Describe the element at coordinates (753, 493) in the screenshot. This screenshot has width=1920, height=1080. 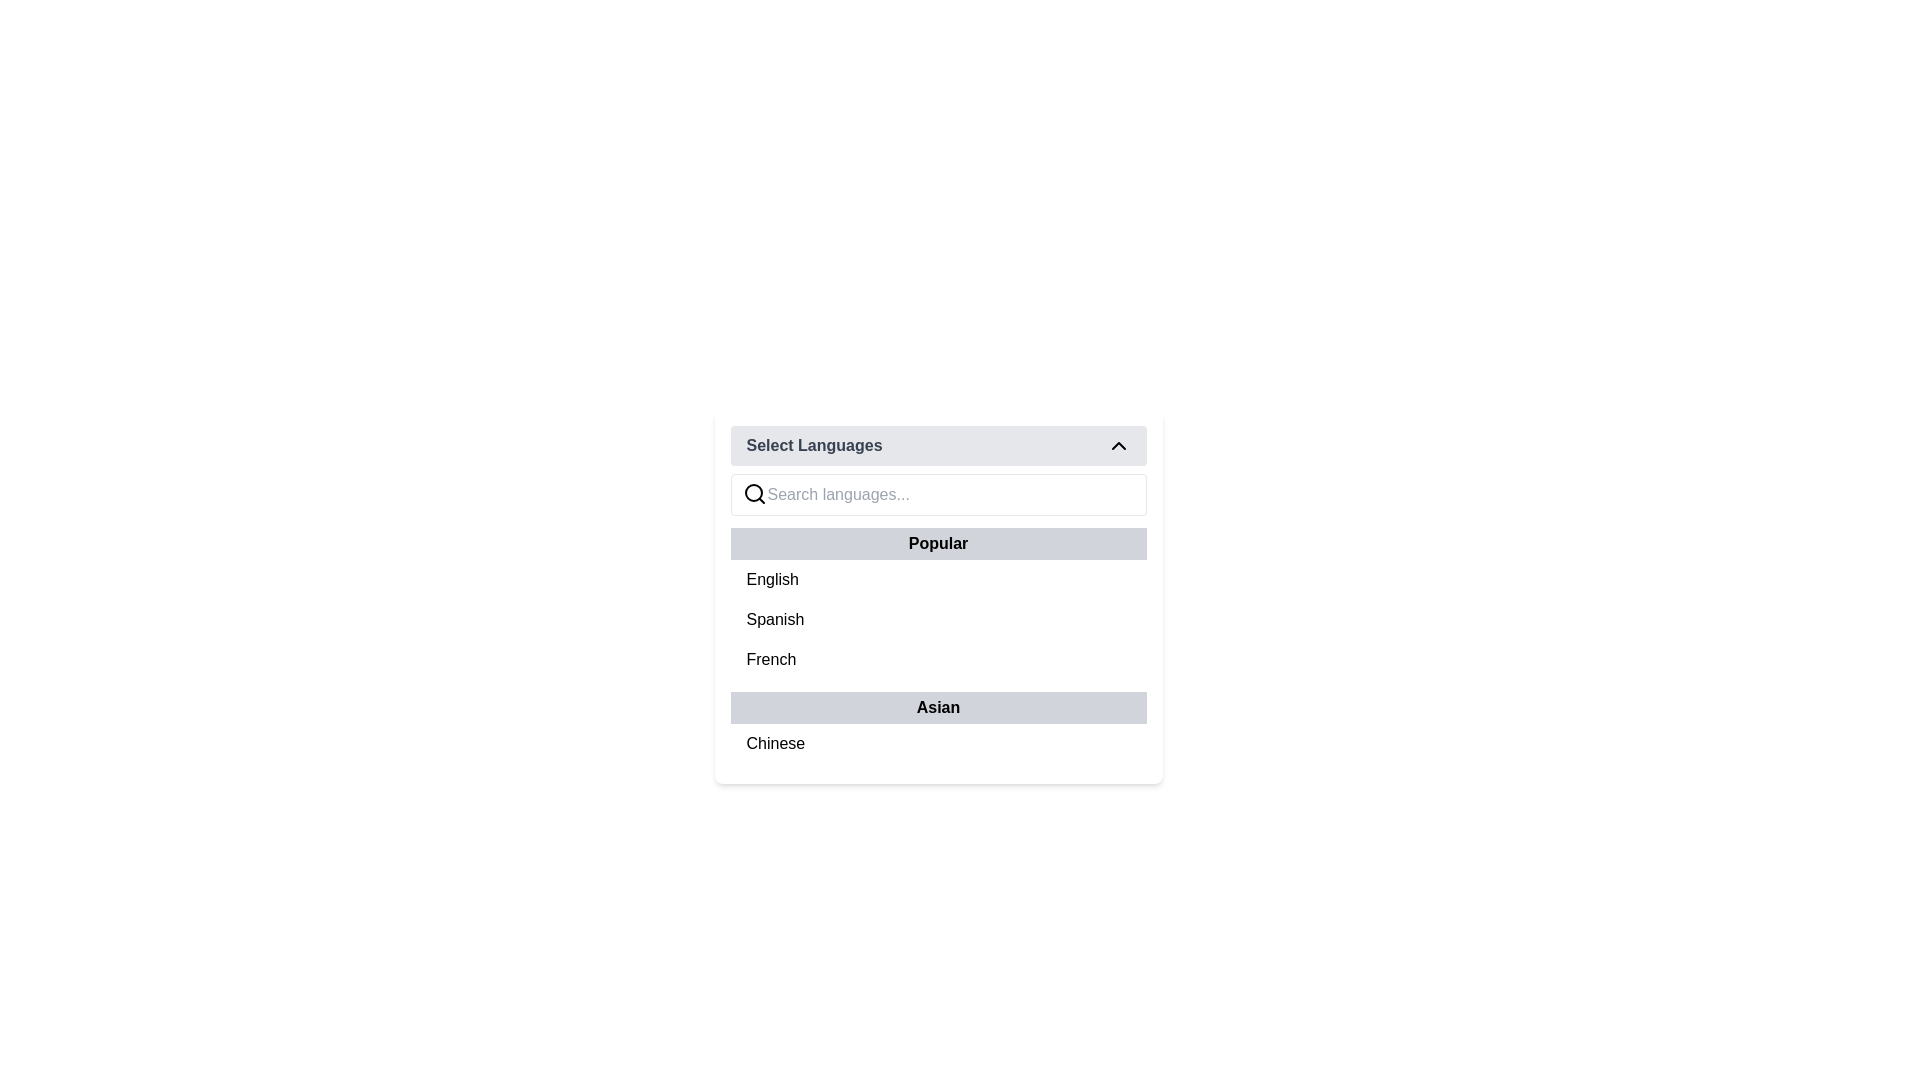
I see `the magnifying glass icon located in the top-left corner of the search bar component, which is under the 'Select Languages' label in the dropdown menu` at that location.